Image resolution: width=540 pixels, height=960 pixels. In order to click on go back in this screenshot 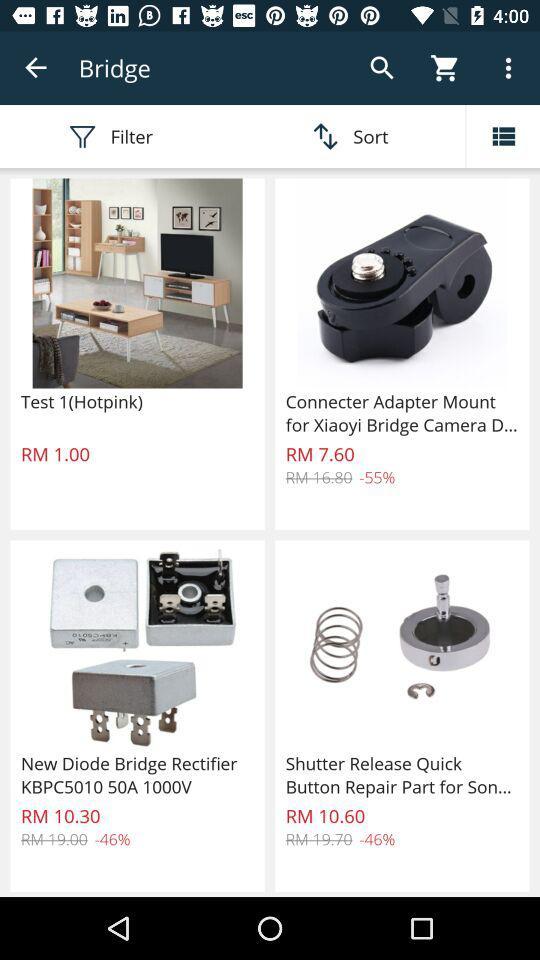, I will do `click(36, 68)`.